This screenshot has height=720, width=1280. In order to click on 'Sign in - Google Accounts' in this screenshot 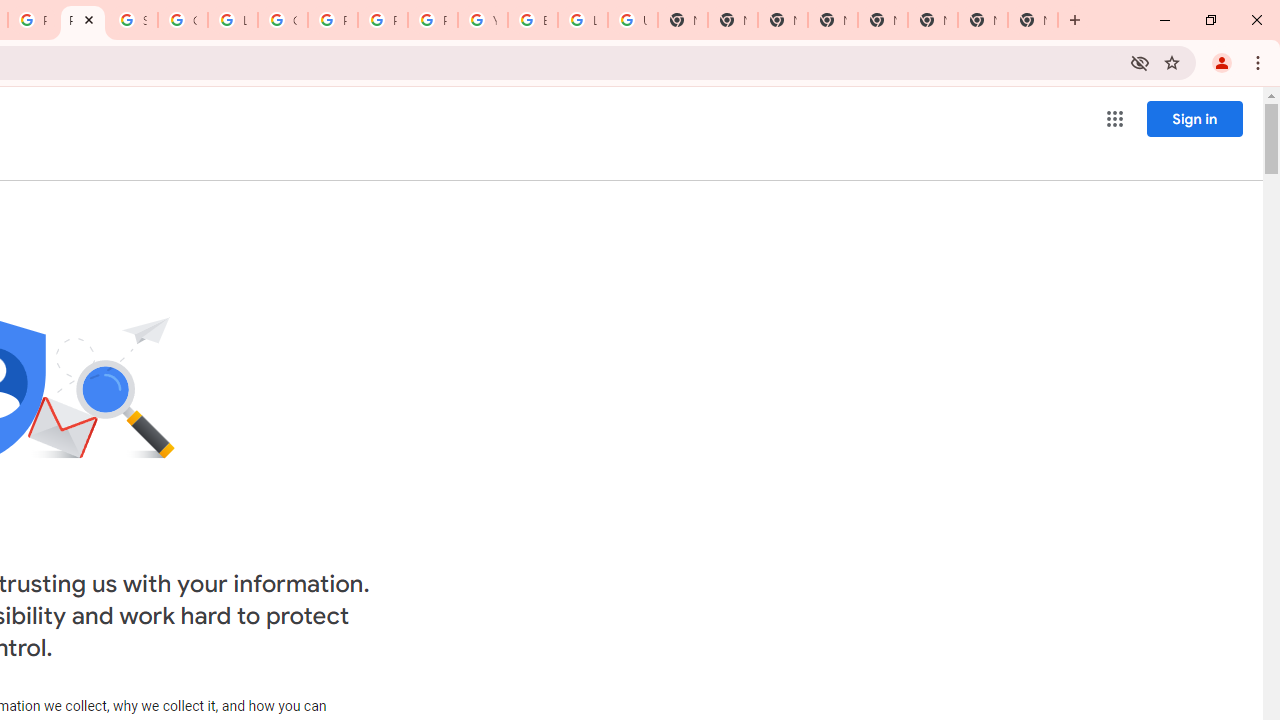, I will do `click(131, 20)`.